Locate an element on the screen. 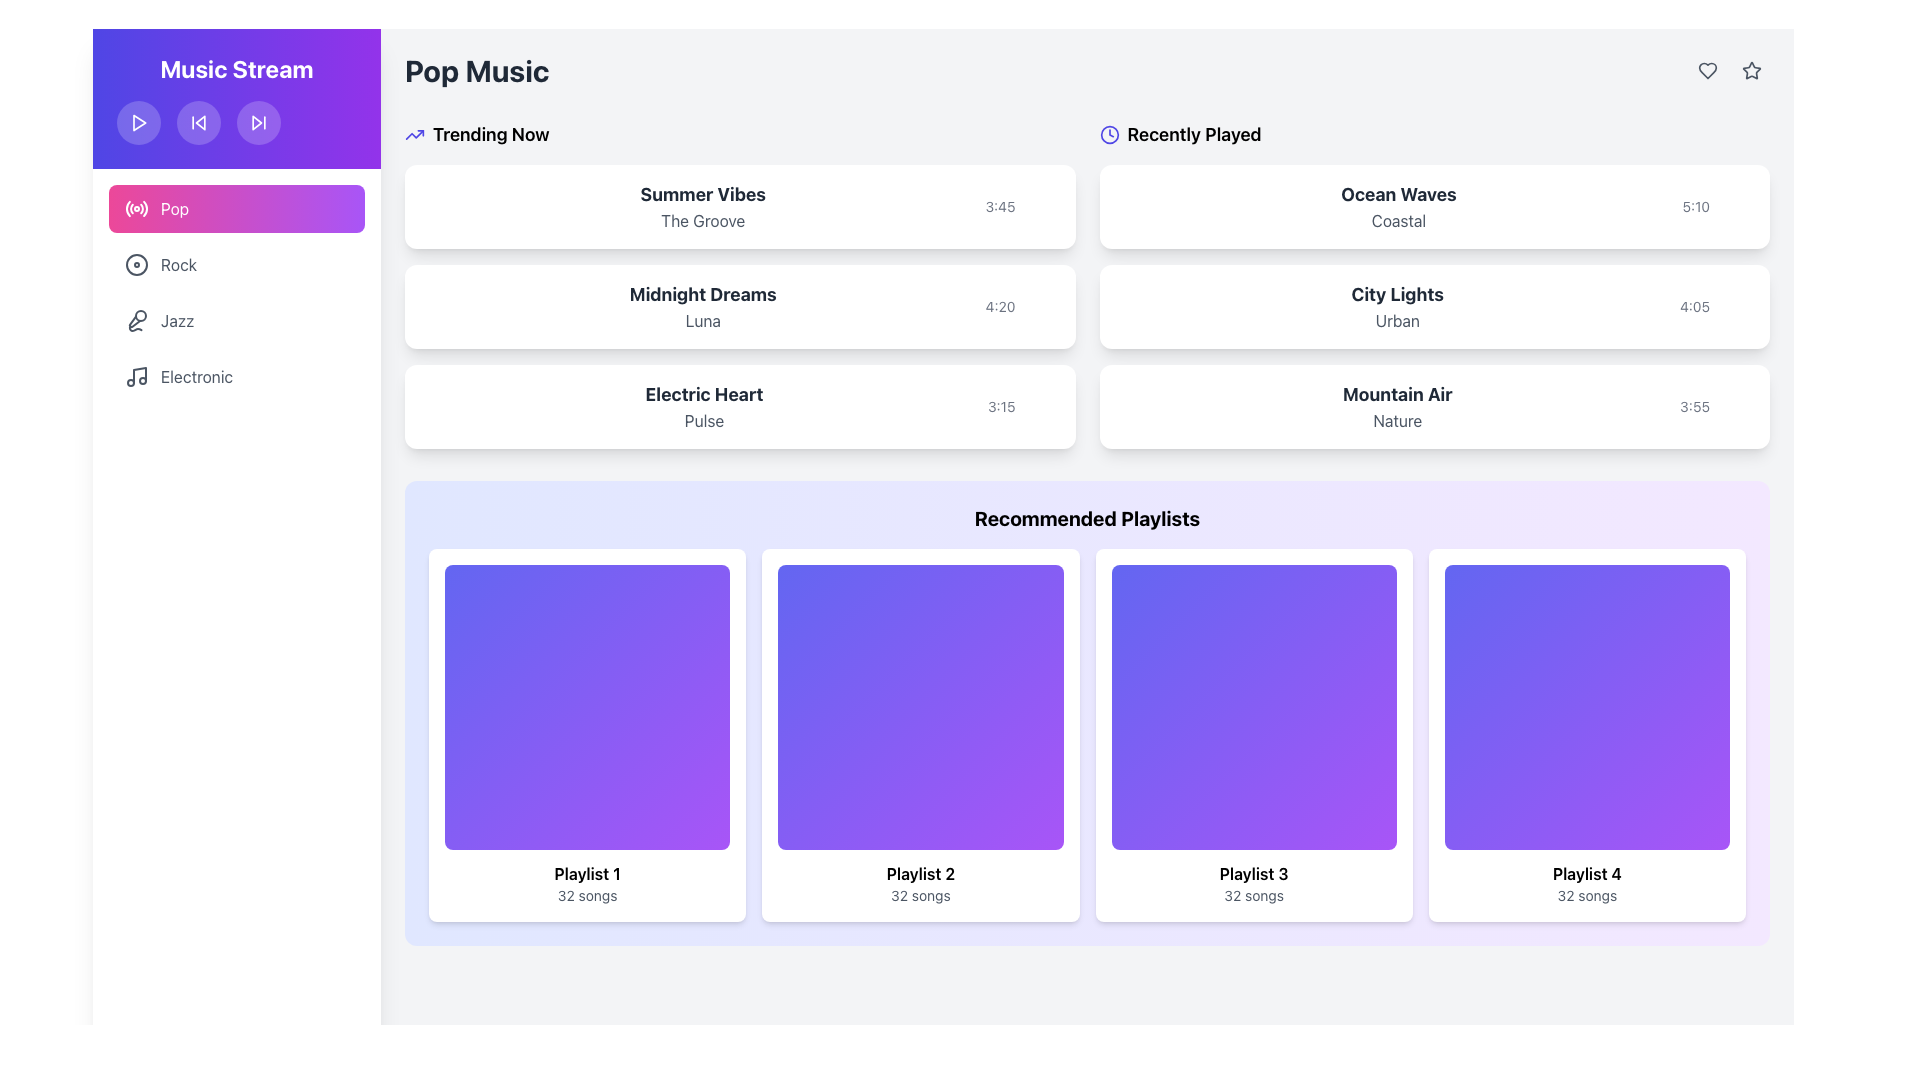 Image resolution: width=1920 pixels, height=1080 pixels. the graphical decorative component within the SVG icon that visually represents an upward progression, located closer to the left side of the icon is located at coordinates (413, 135).